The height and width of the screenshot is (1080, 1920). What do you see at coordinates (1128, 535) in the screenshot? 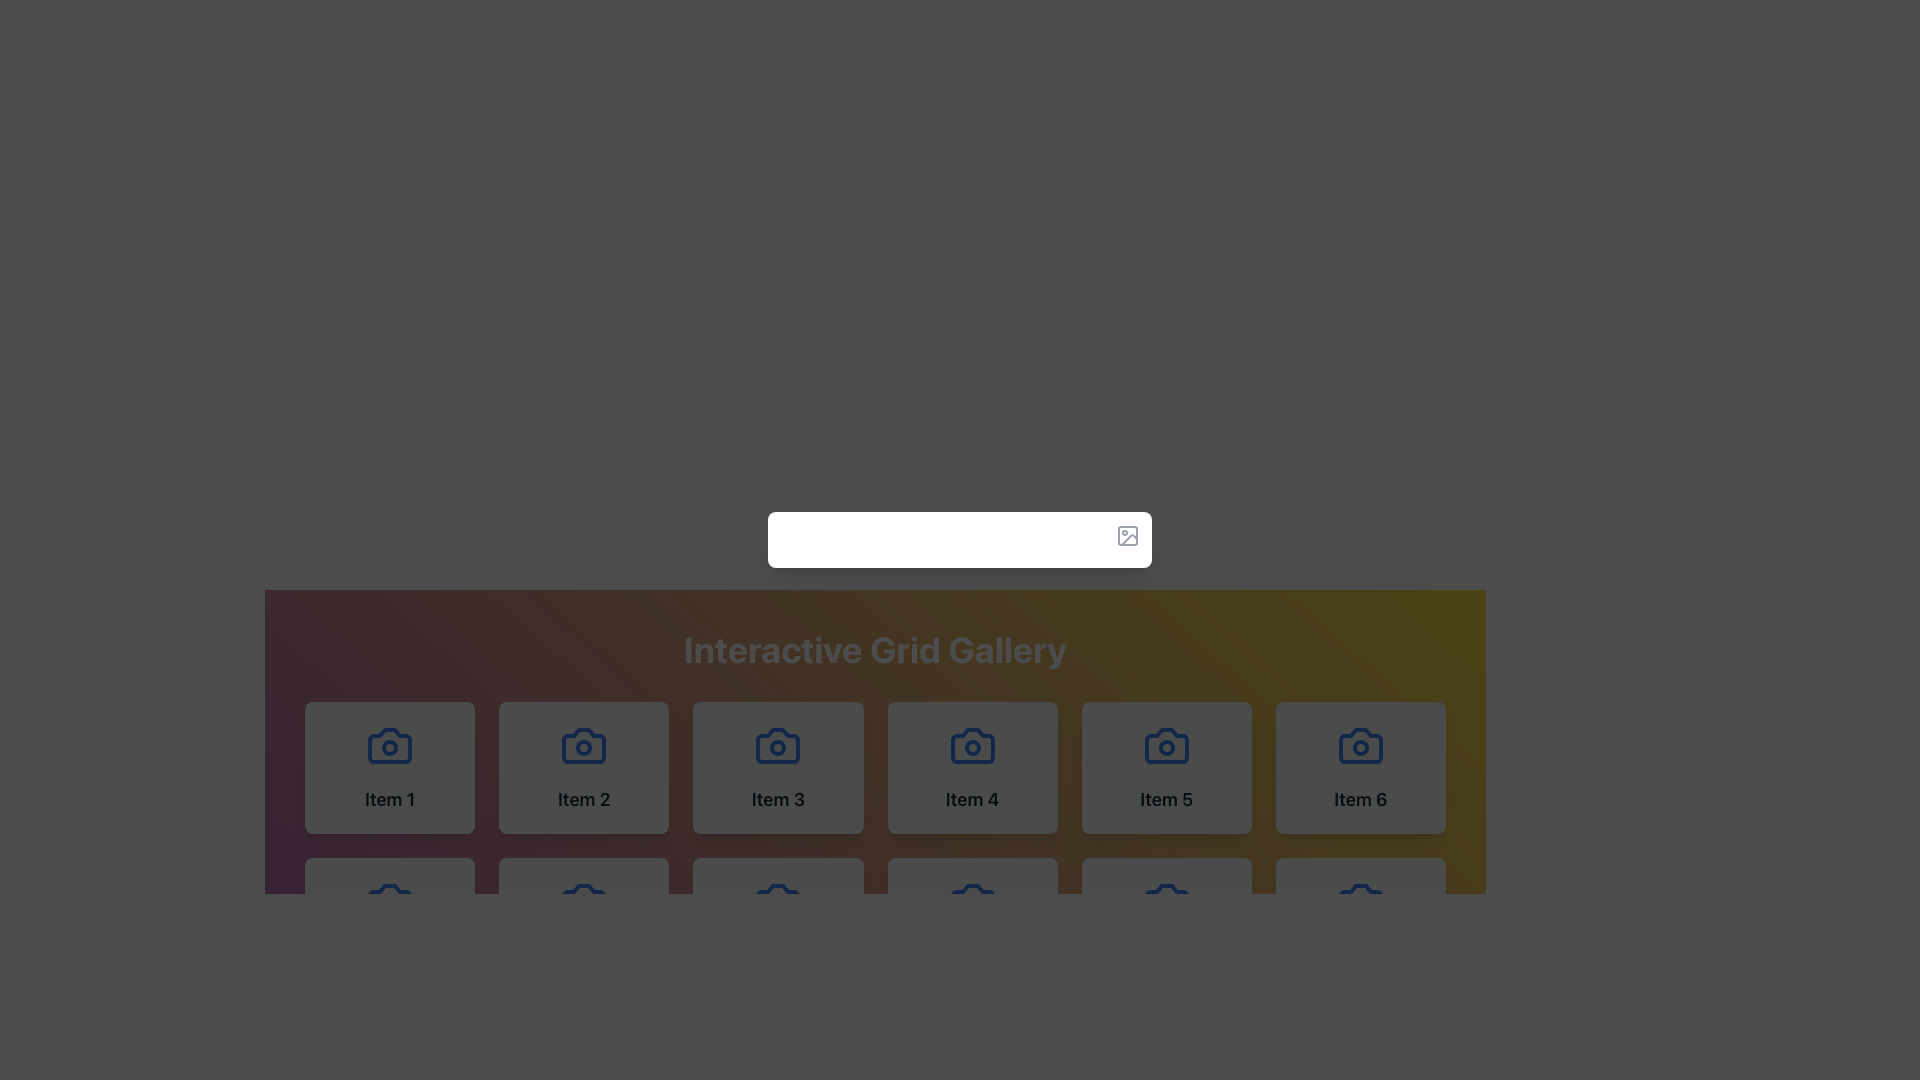
I see `the rectangular graphical shape with rounded corners that serves as the background of a photo representation icon located at the right edge of the white search bar interface` at bounding box center [1128, 535].